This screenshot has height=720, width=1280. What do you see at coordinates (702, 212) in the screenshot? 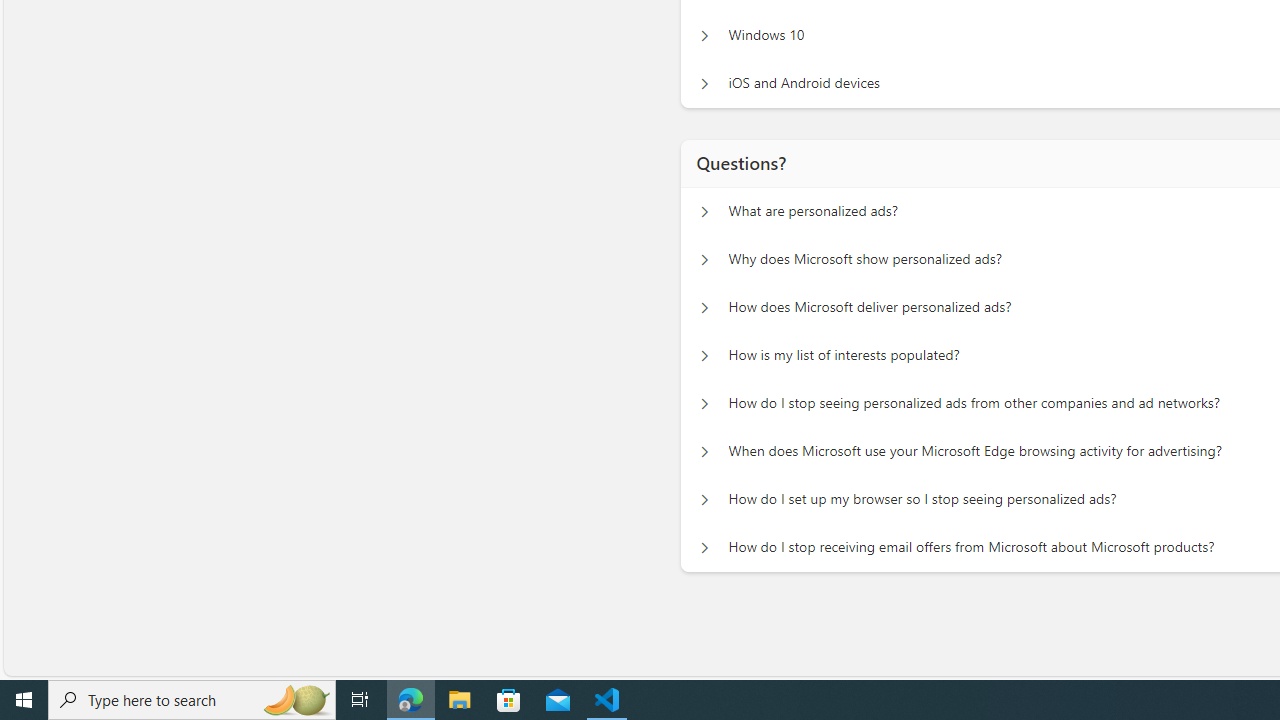
I see `'Questions? What are personalized ads?'` at bounding box center [702, 212].